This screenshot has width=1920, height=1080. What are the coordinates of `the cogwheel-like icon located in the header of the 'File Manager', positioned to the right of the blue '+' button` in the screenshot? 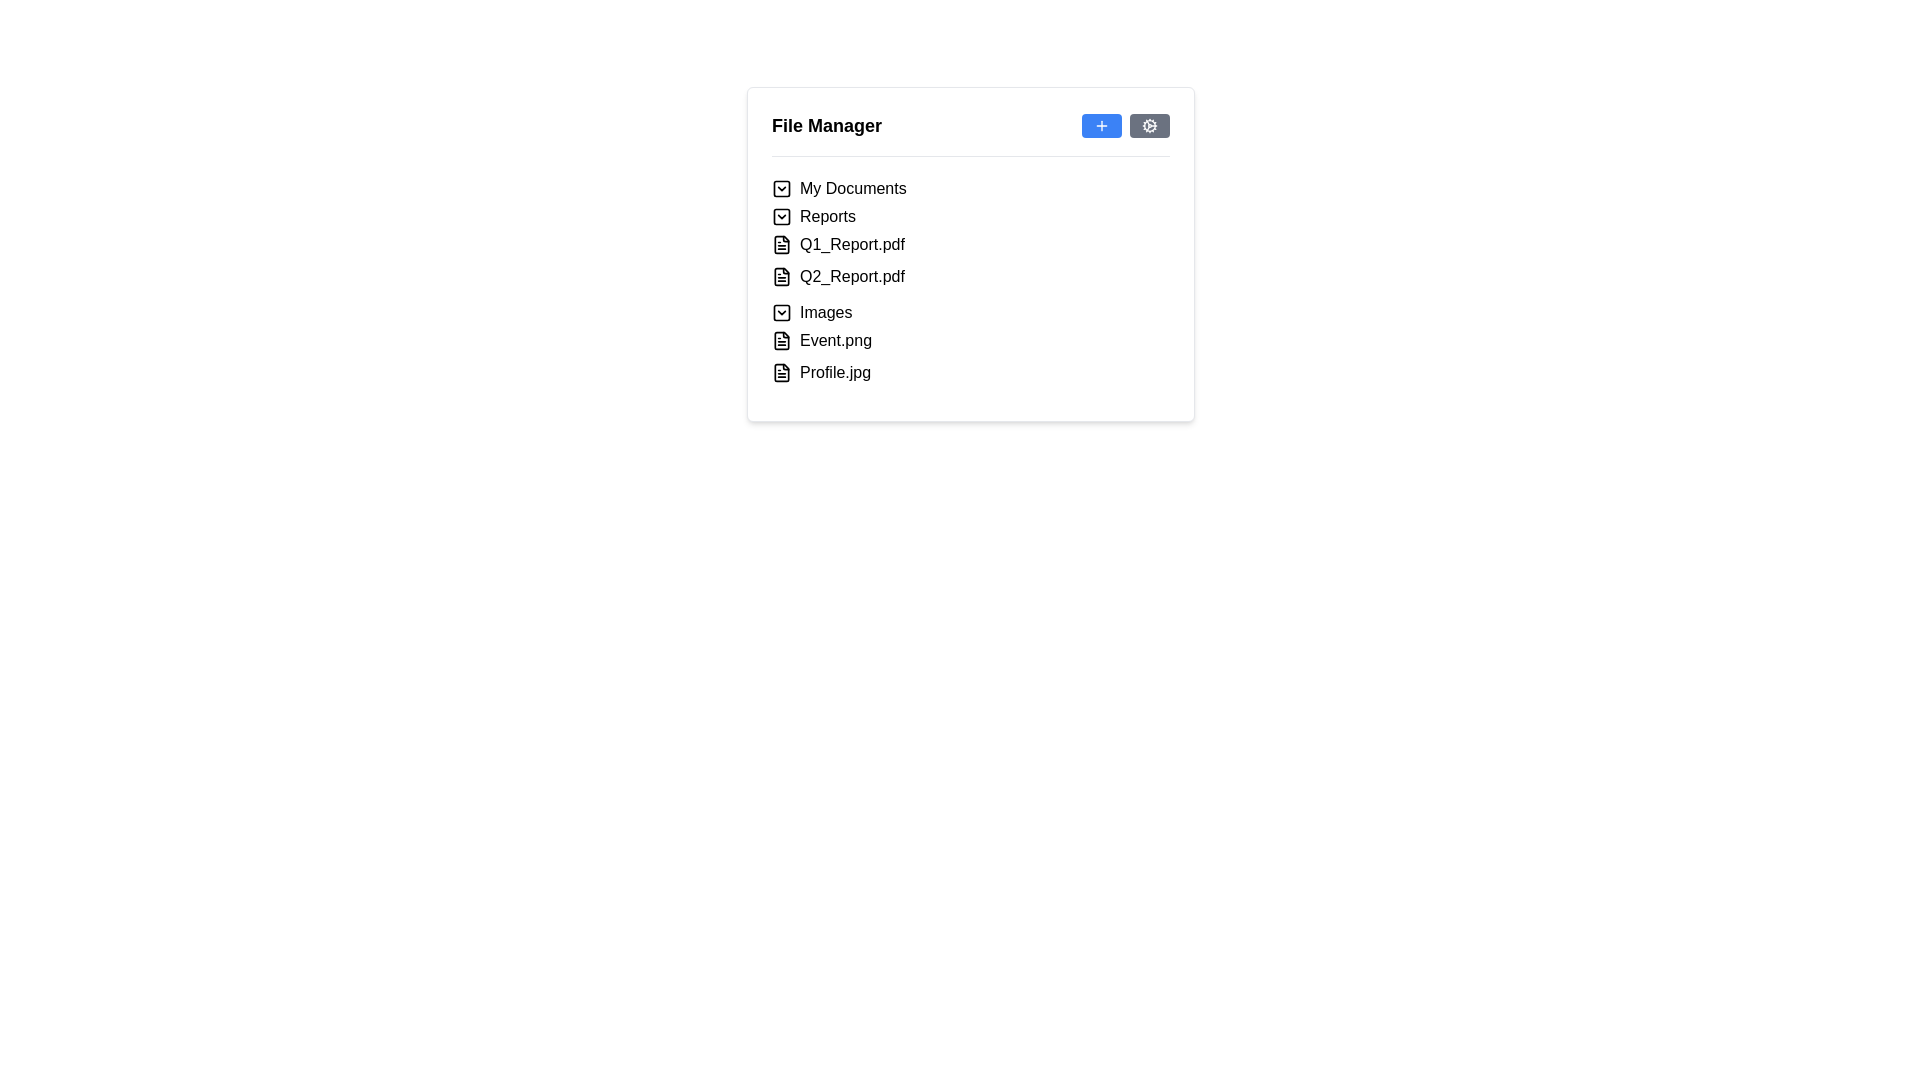 It's located at (1150, 126).